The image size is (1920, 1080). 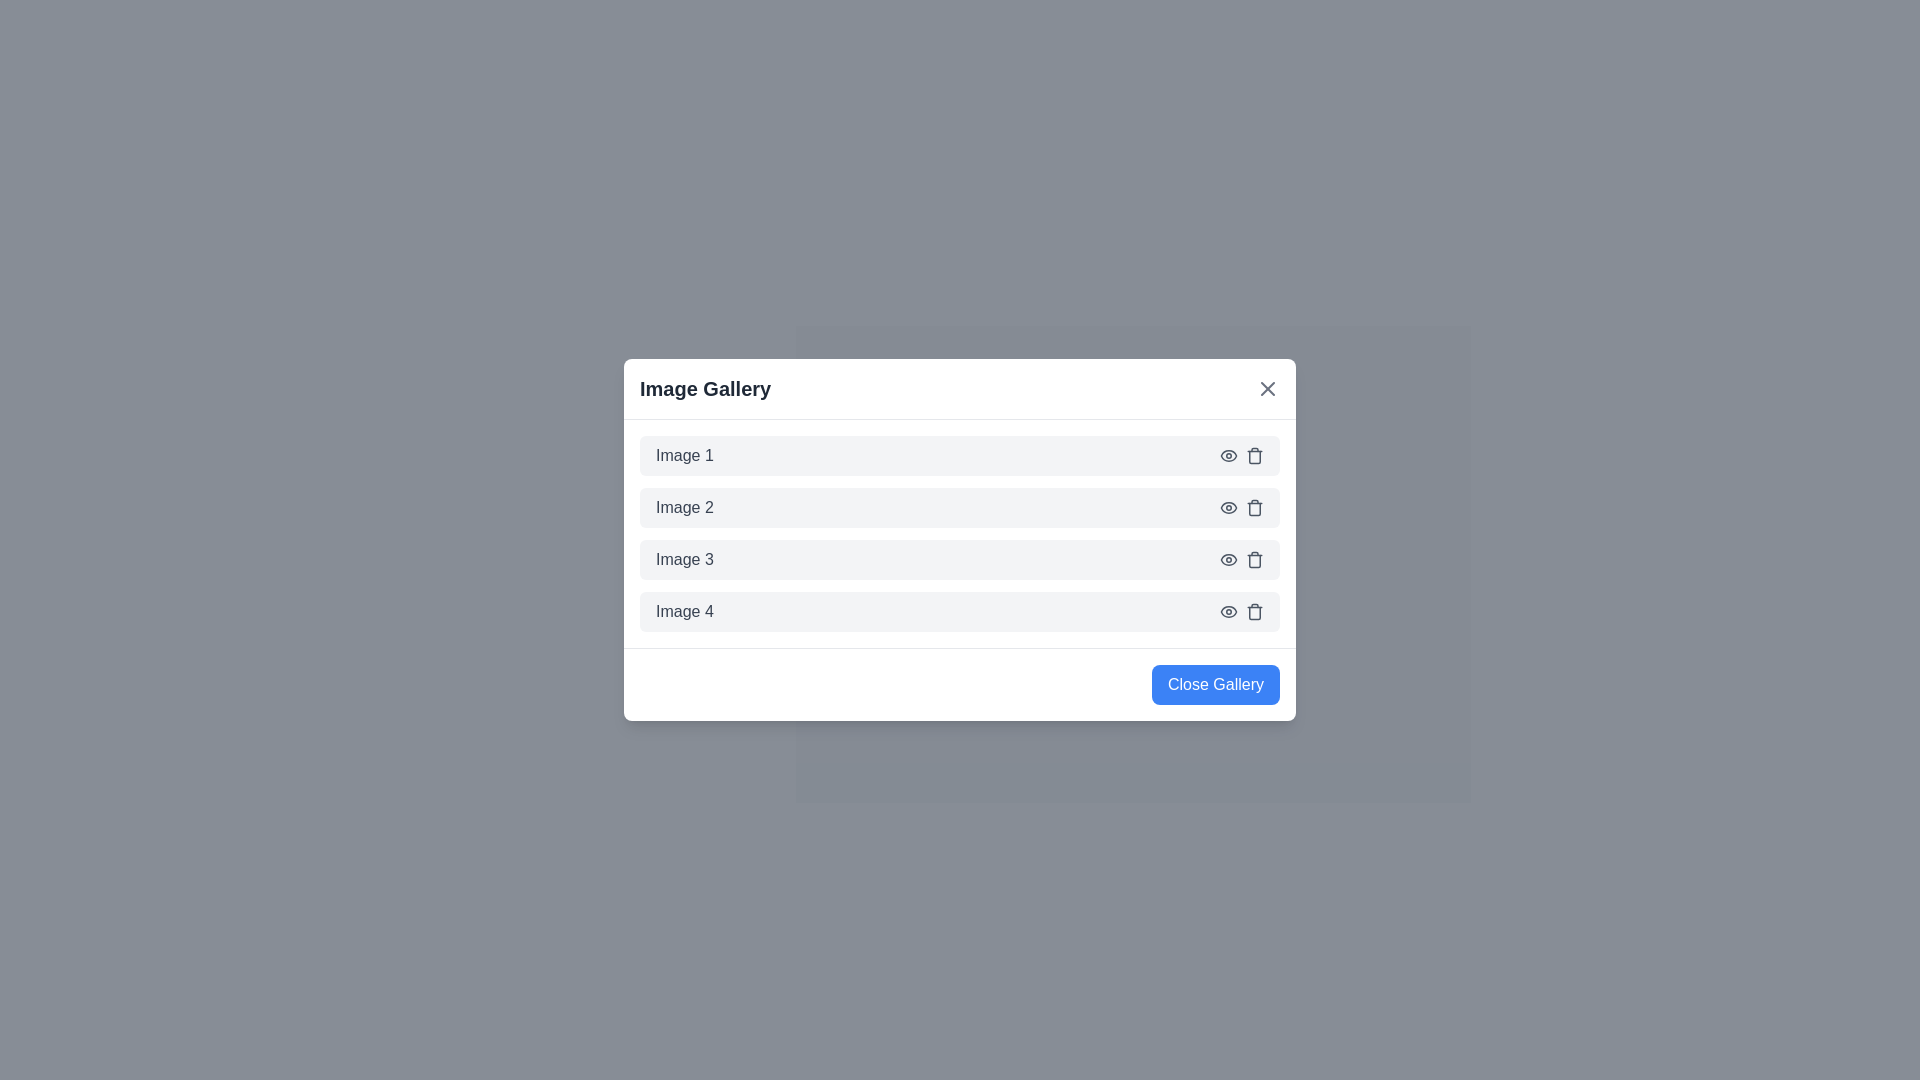 What do you see at coordinates (684, 559) in the screenshot?
I see `the text label displaying 'Image 3', which is styled in a gray sans-serif font and located in the third row of the list` at bounding box center [684, 559].